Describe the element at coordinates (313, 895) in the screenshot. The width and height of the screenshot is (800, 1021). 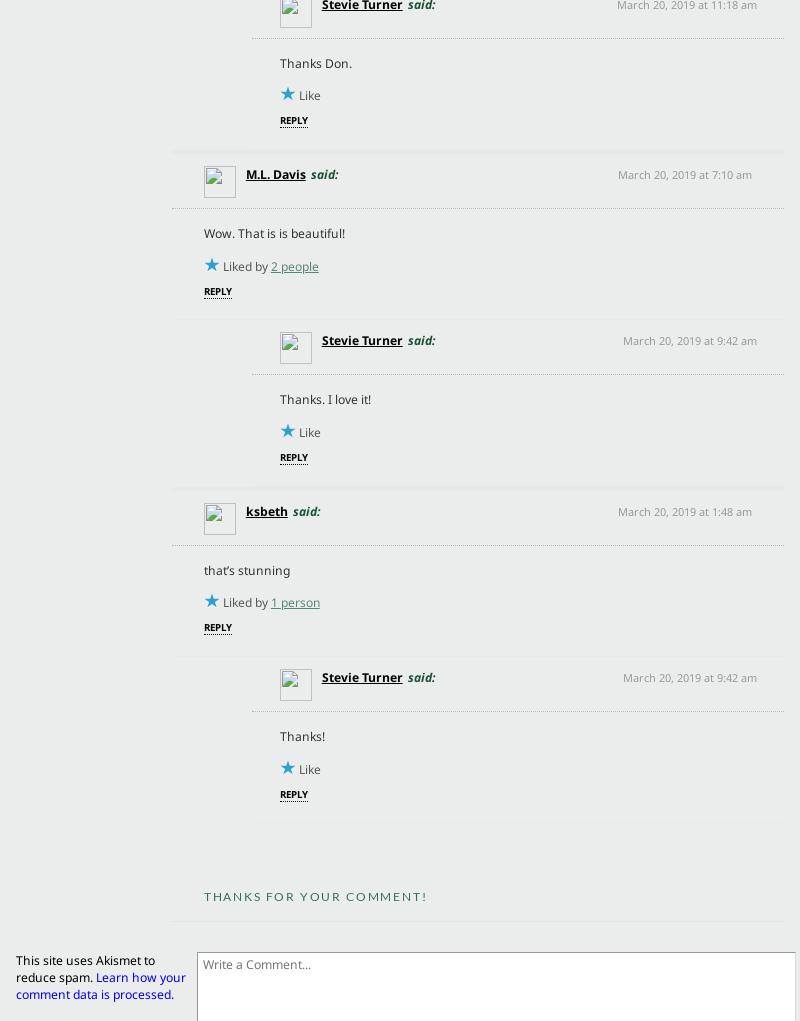
I see `'Thanks for your comment!'` at that location.